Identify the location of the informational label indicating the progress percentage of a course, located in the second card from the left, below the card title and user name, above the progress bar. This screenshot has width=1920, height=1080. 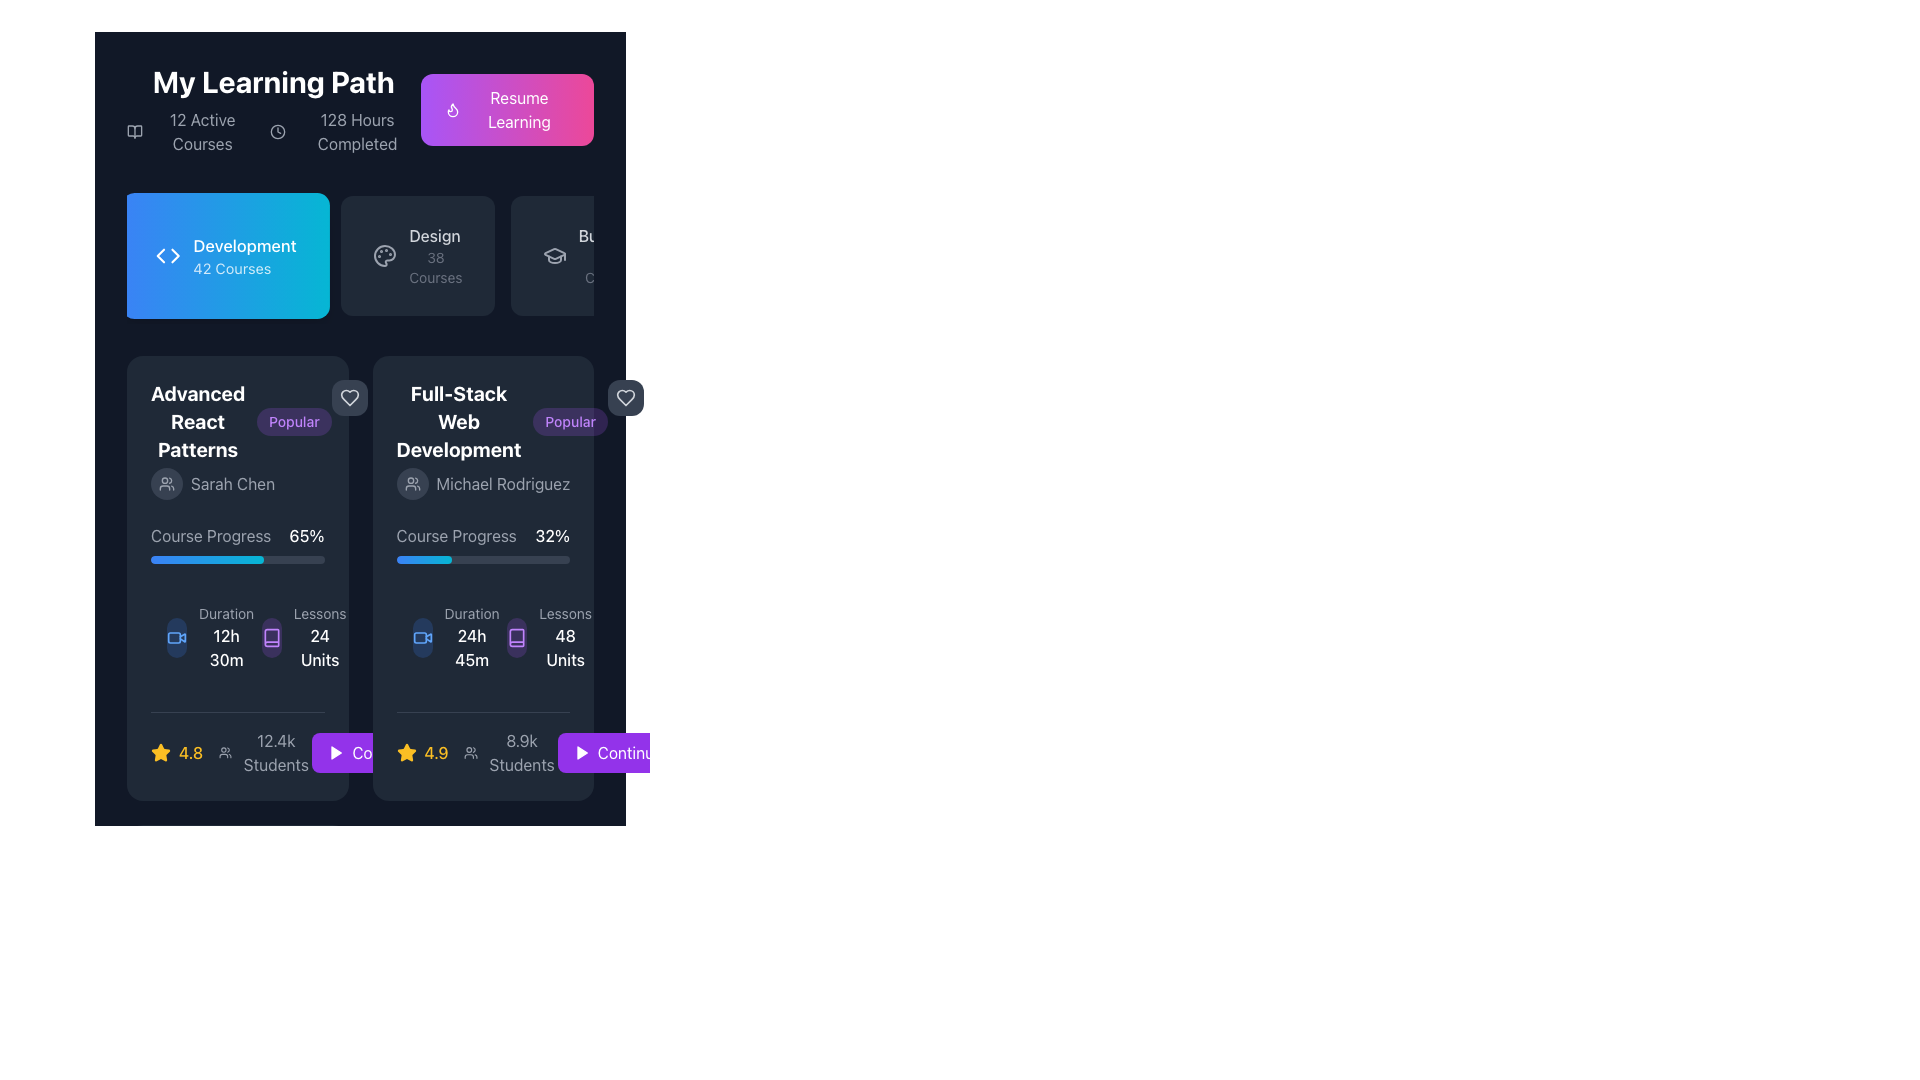
(483, 535).